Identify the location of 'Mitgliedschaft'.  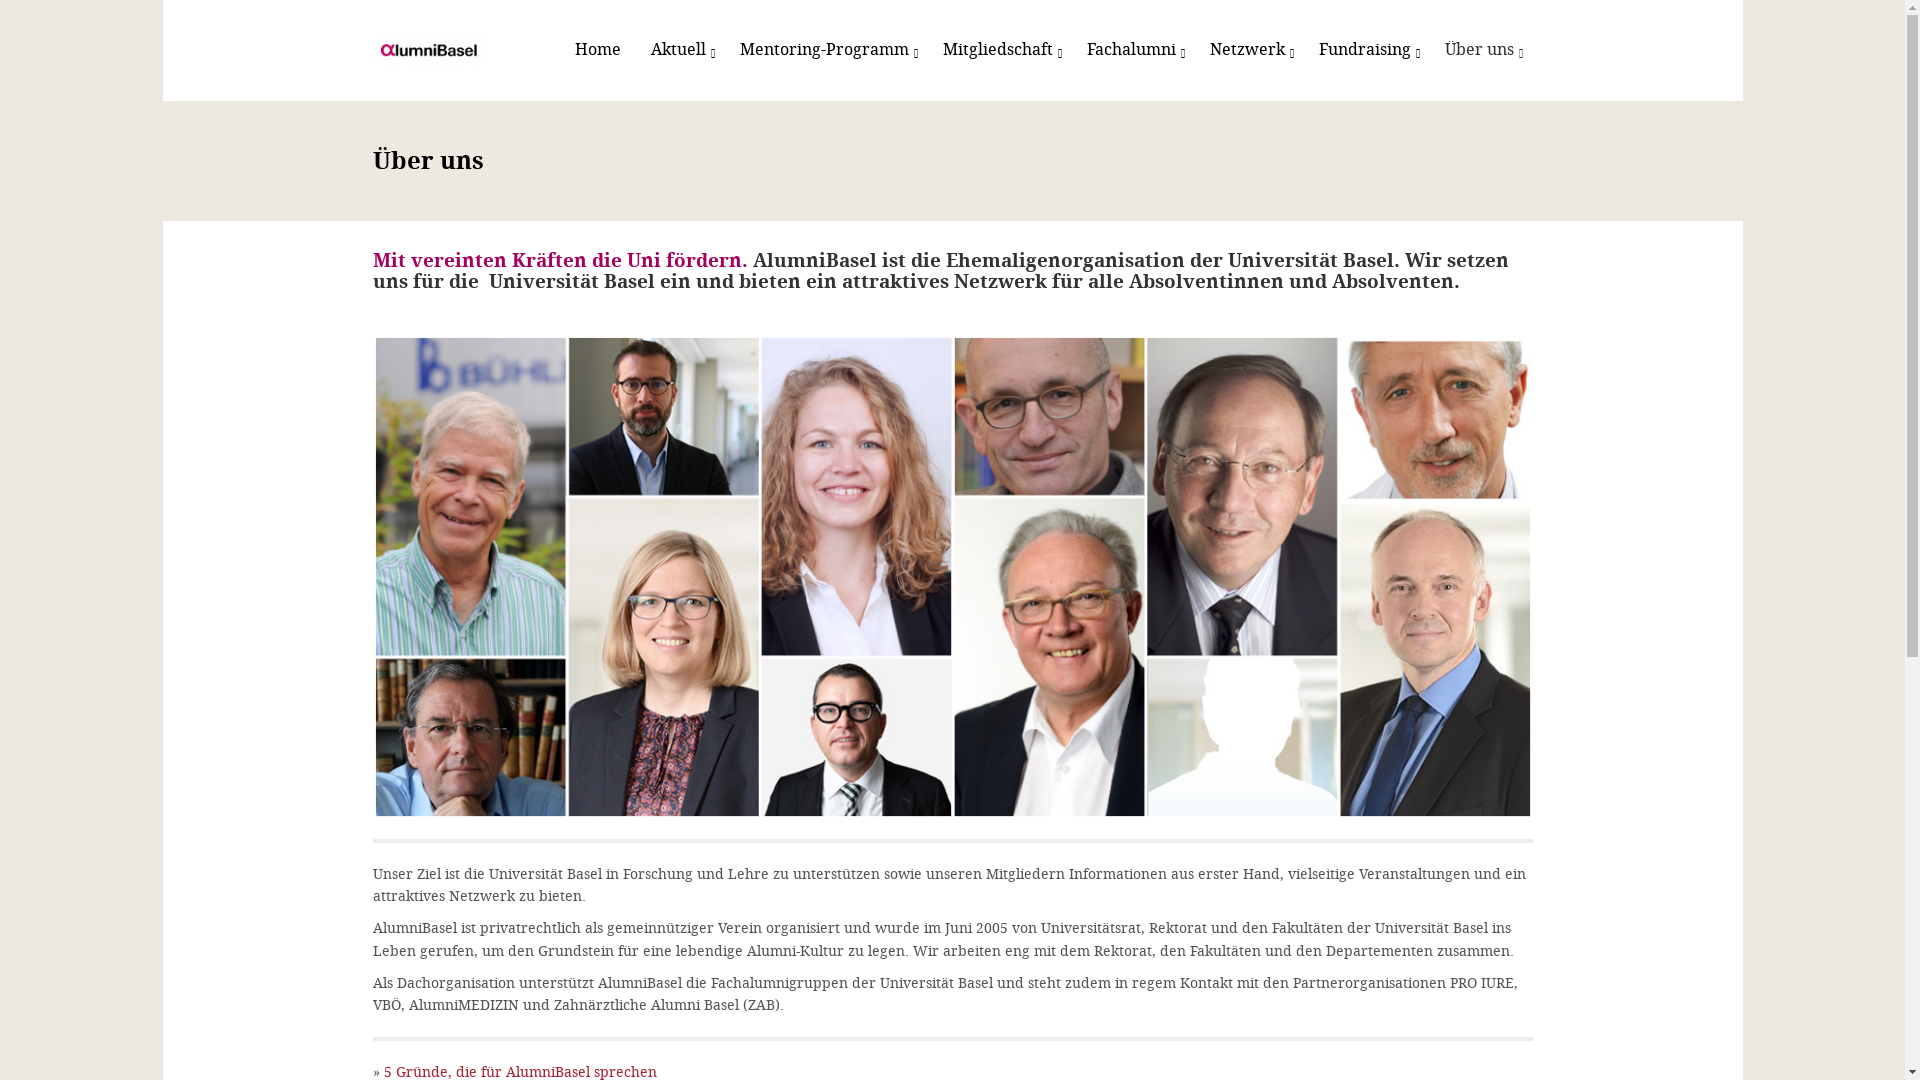
(999, 49).